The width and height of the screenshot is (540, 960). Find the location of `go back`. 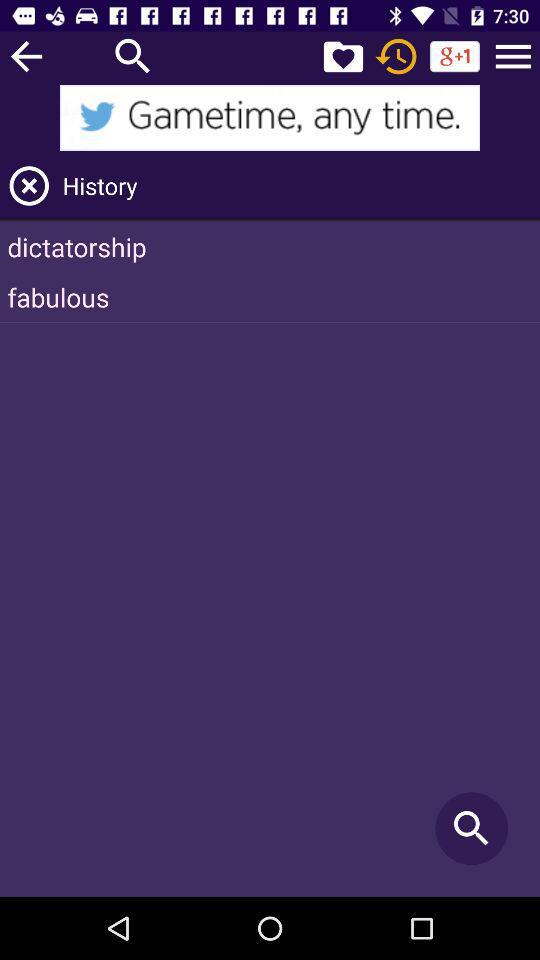

go back is located at coordinates (25, 55).